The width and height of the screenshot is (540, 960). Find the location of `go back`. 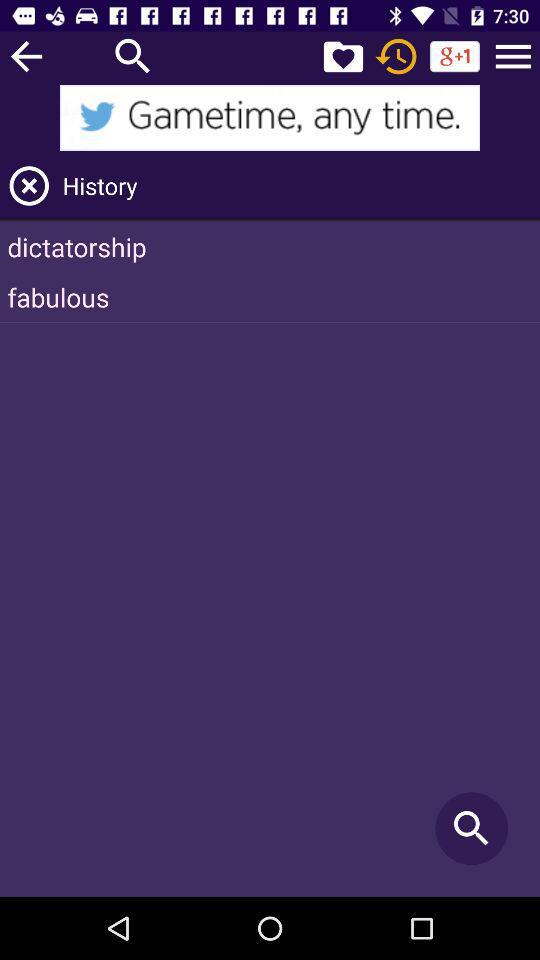

go back is located at coordinates (25, 55).